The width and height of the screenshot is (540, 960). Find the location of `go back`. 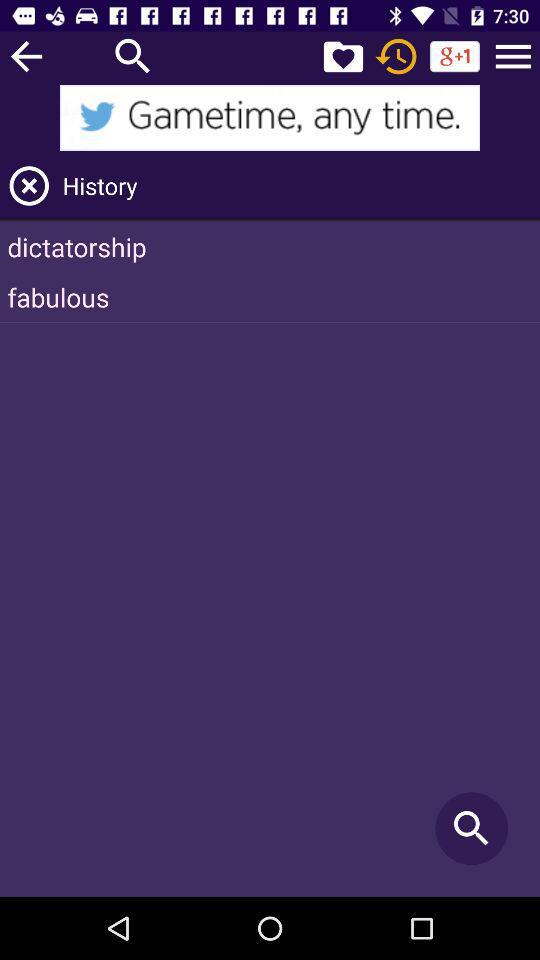

go back is located at coordinates (25, 55).